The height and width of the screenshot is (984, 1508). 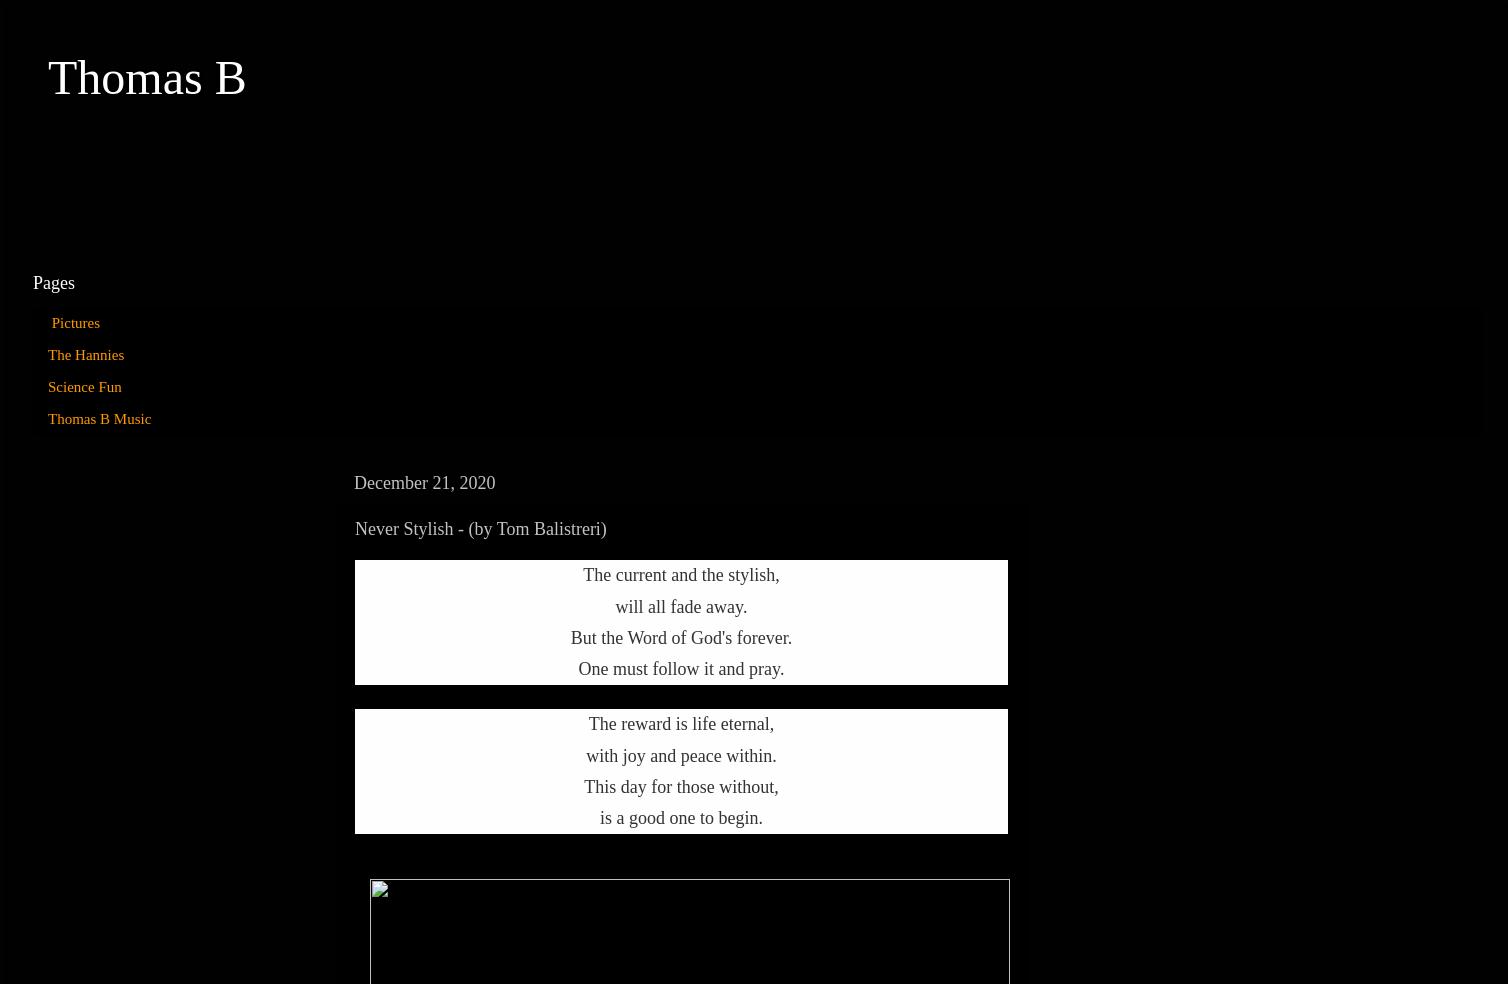 I want to click on 'But the Word of God's forever.', so click(x=680, y=637).